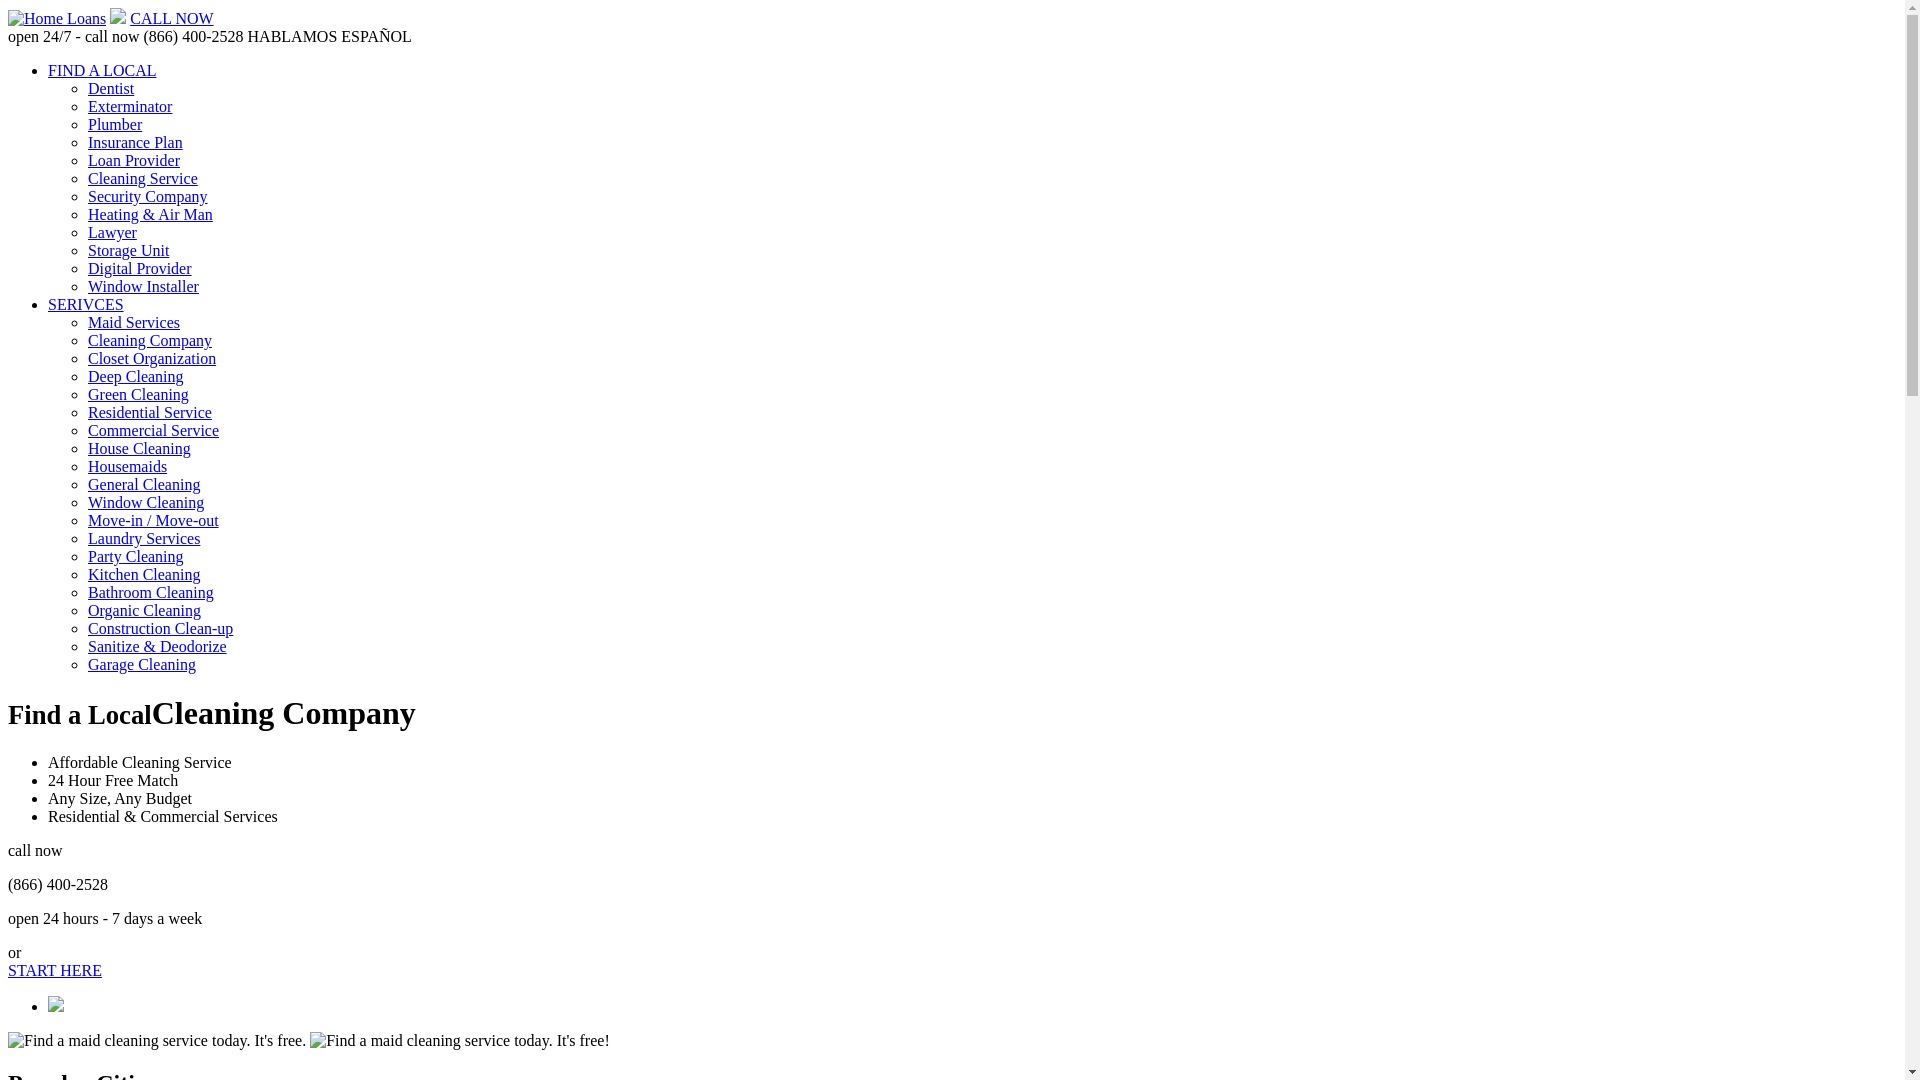  I want to click on 'Exterminator', so click(128, 106).